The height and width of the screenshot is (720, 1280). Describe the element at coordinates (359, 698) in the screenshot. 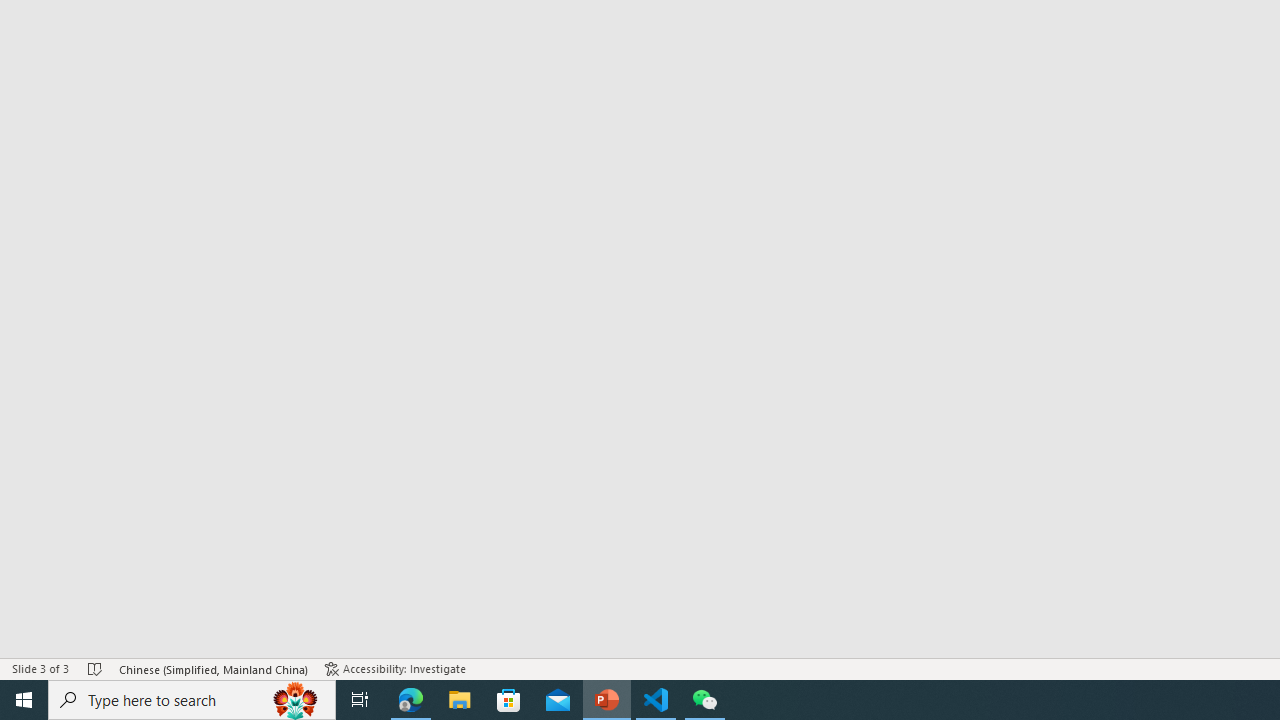

I see `'Task View'` at that location.